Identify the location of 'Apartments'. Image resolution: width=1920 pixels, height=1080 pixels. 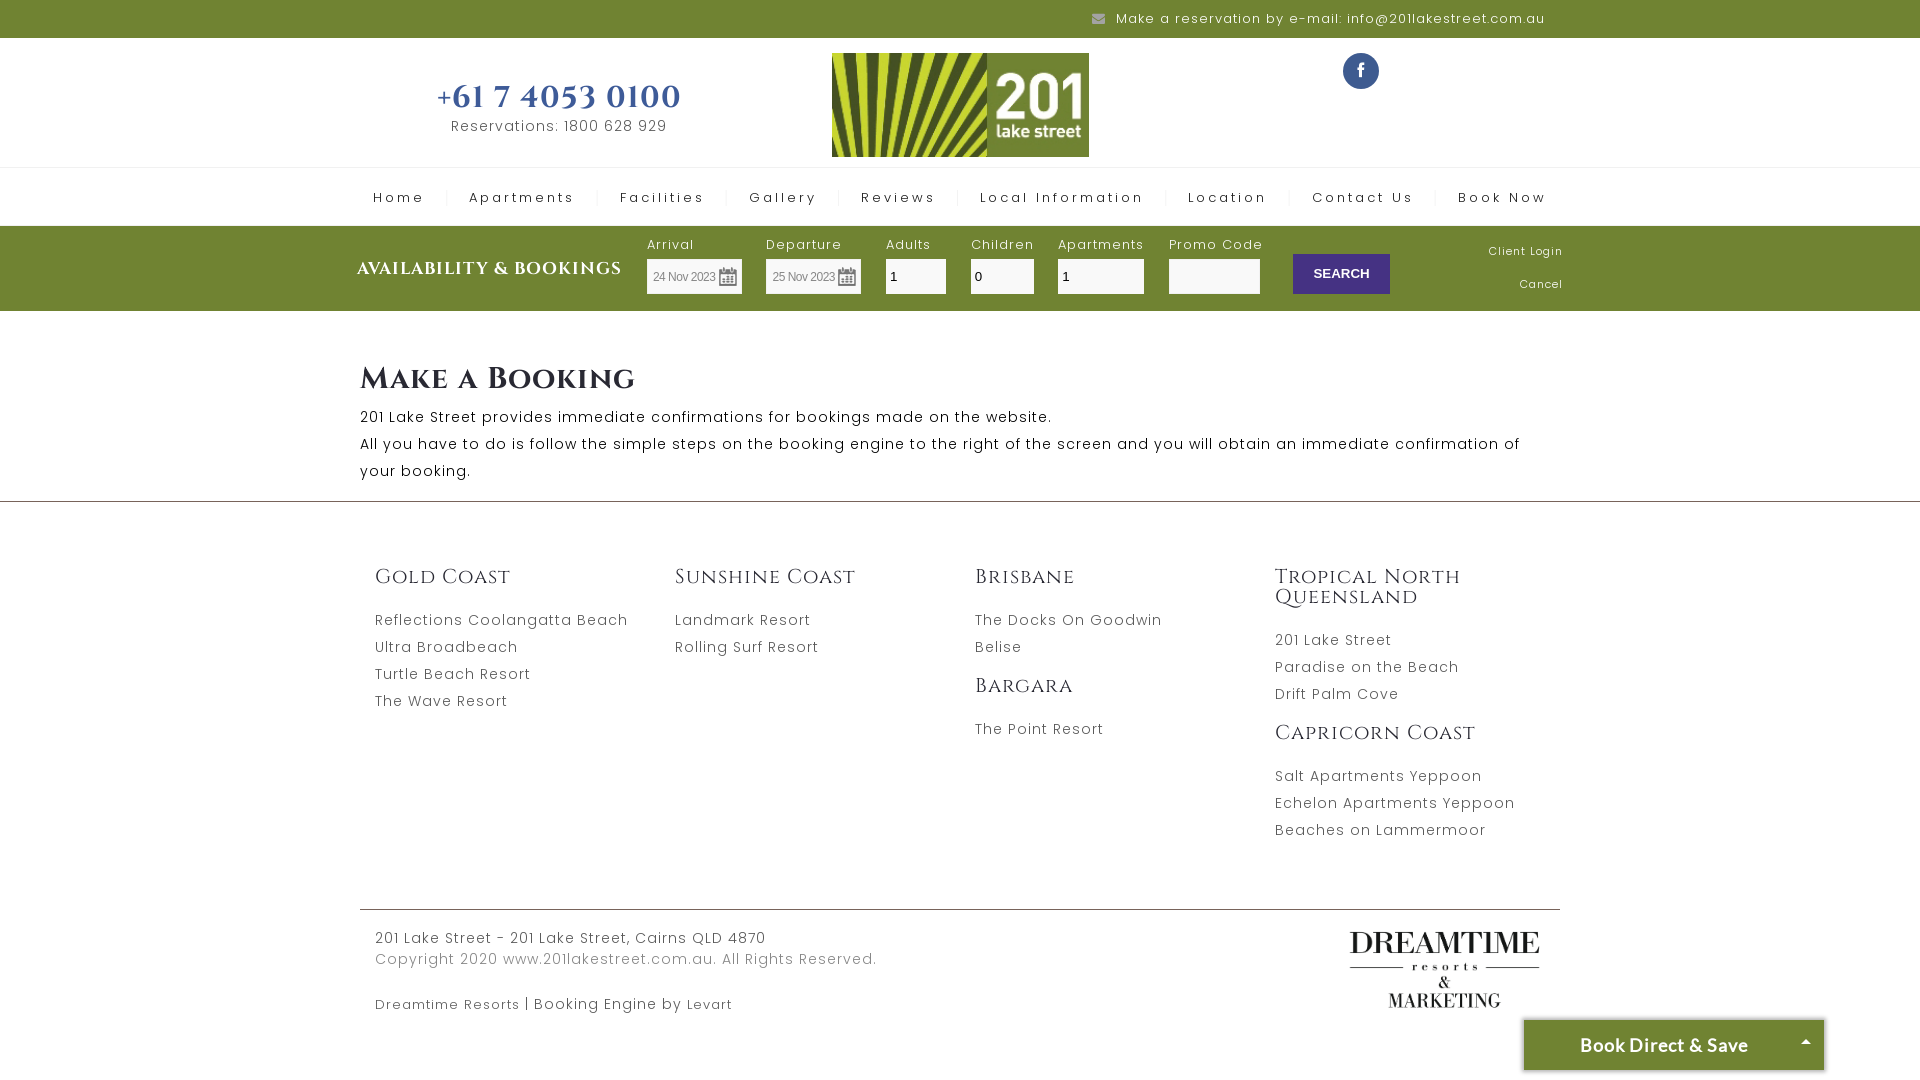
(522, 197).